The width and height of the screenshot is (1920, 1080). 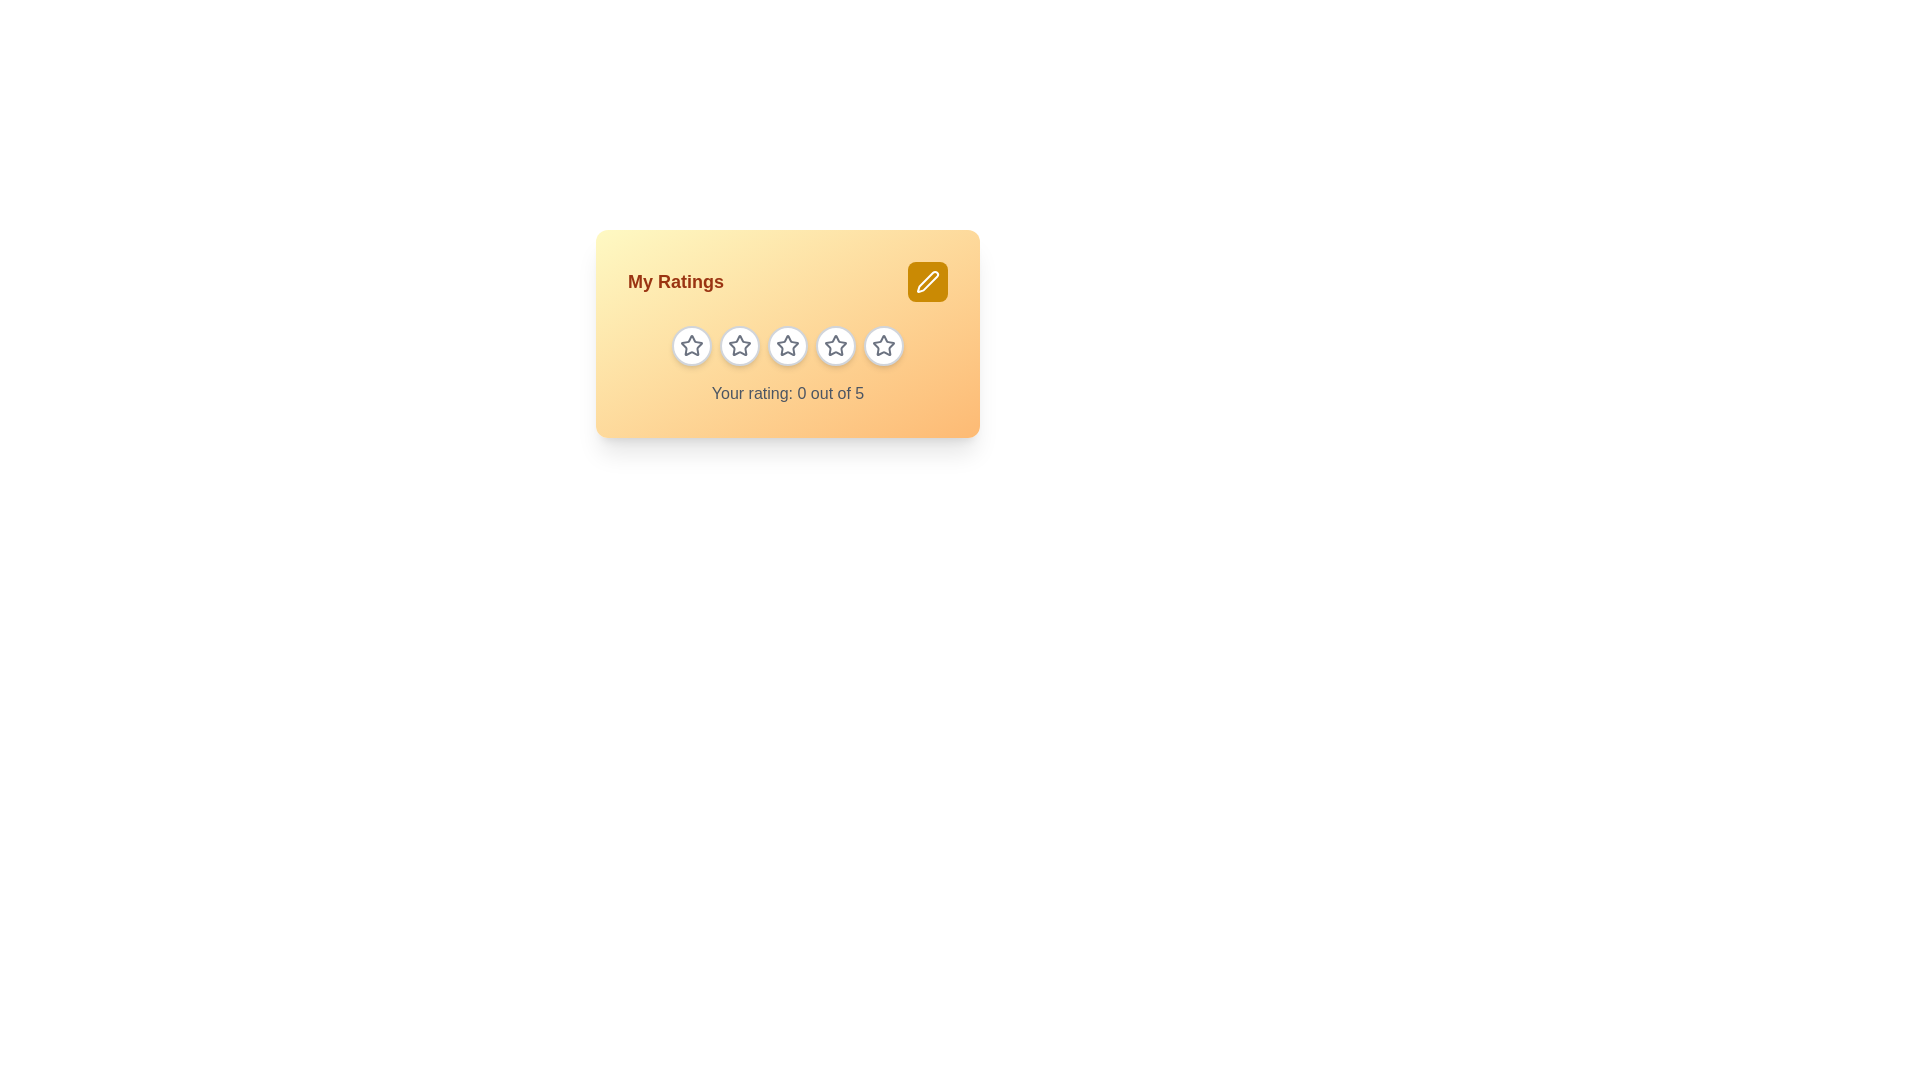 What do you see at coordinates (882, 345) in the screenshot?
I see `the fifth circular button with a white background and outlined star icon` at bounding box center [882, 345].